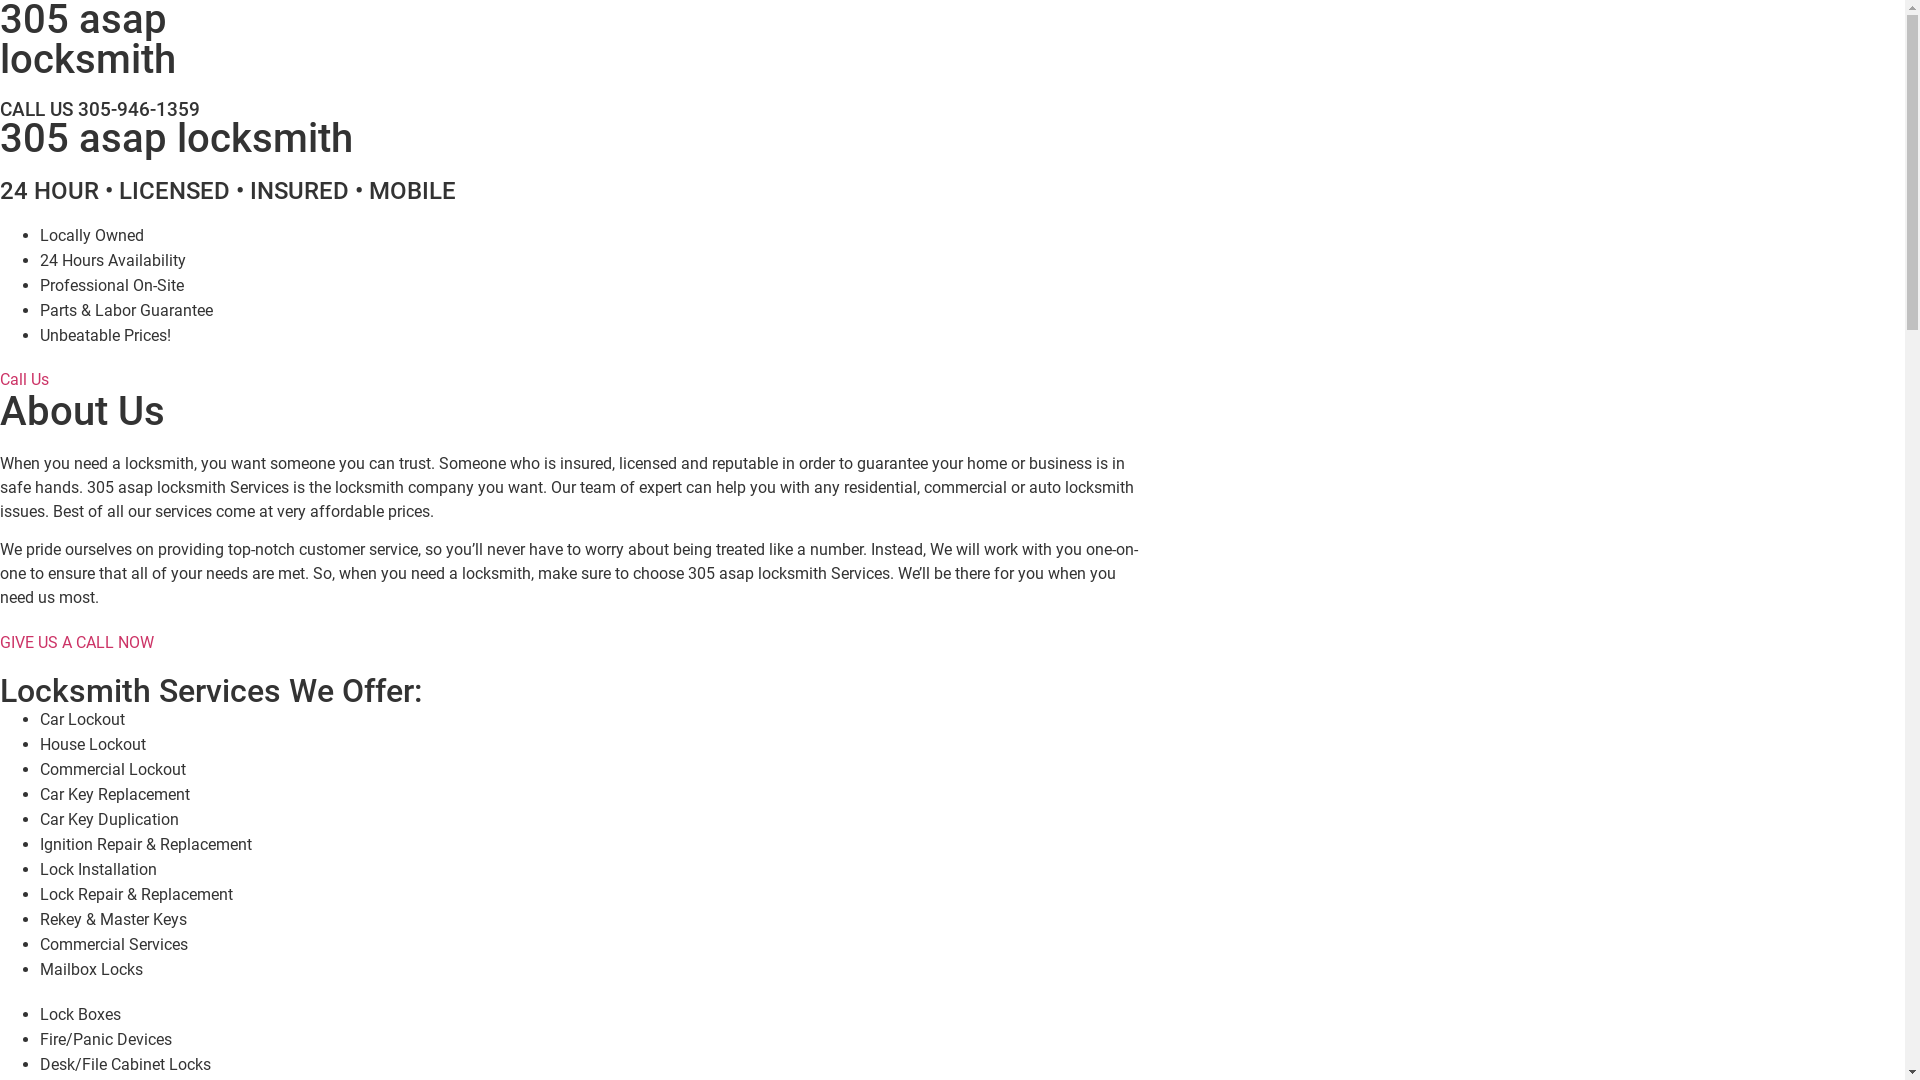  I want to click on 'Call Us', so click(0, 379).